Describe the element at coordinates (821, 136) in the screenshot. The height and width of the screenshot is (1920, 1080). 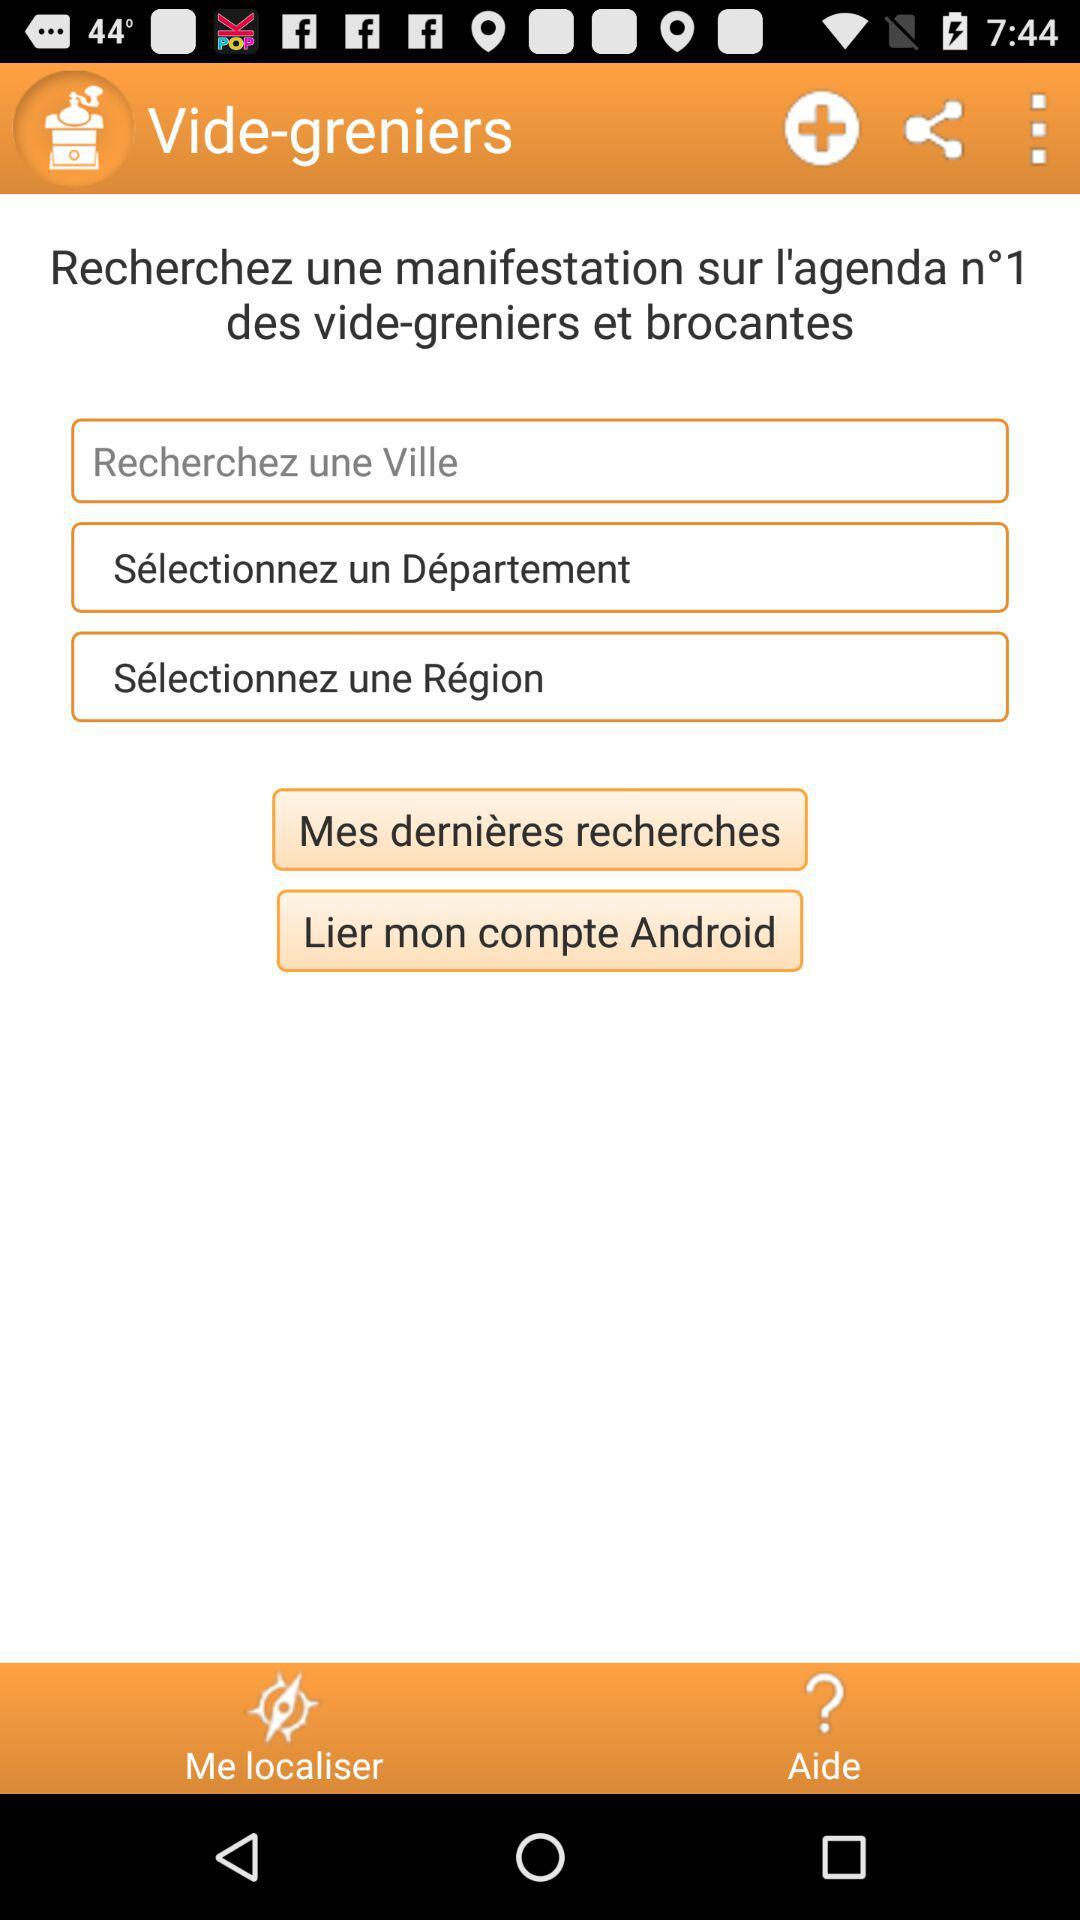
I see `the add icon` at that location.